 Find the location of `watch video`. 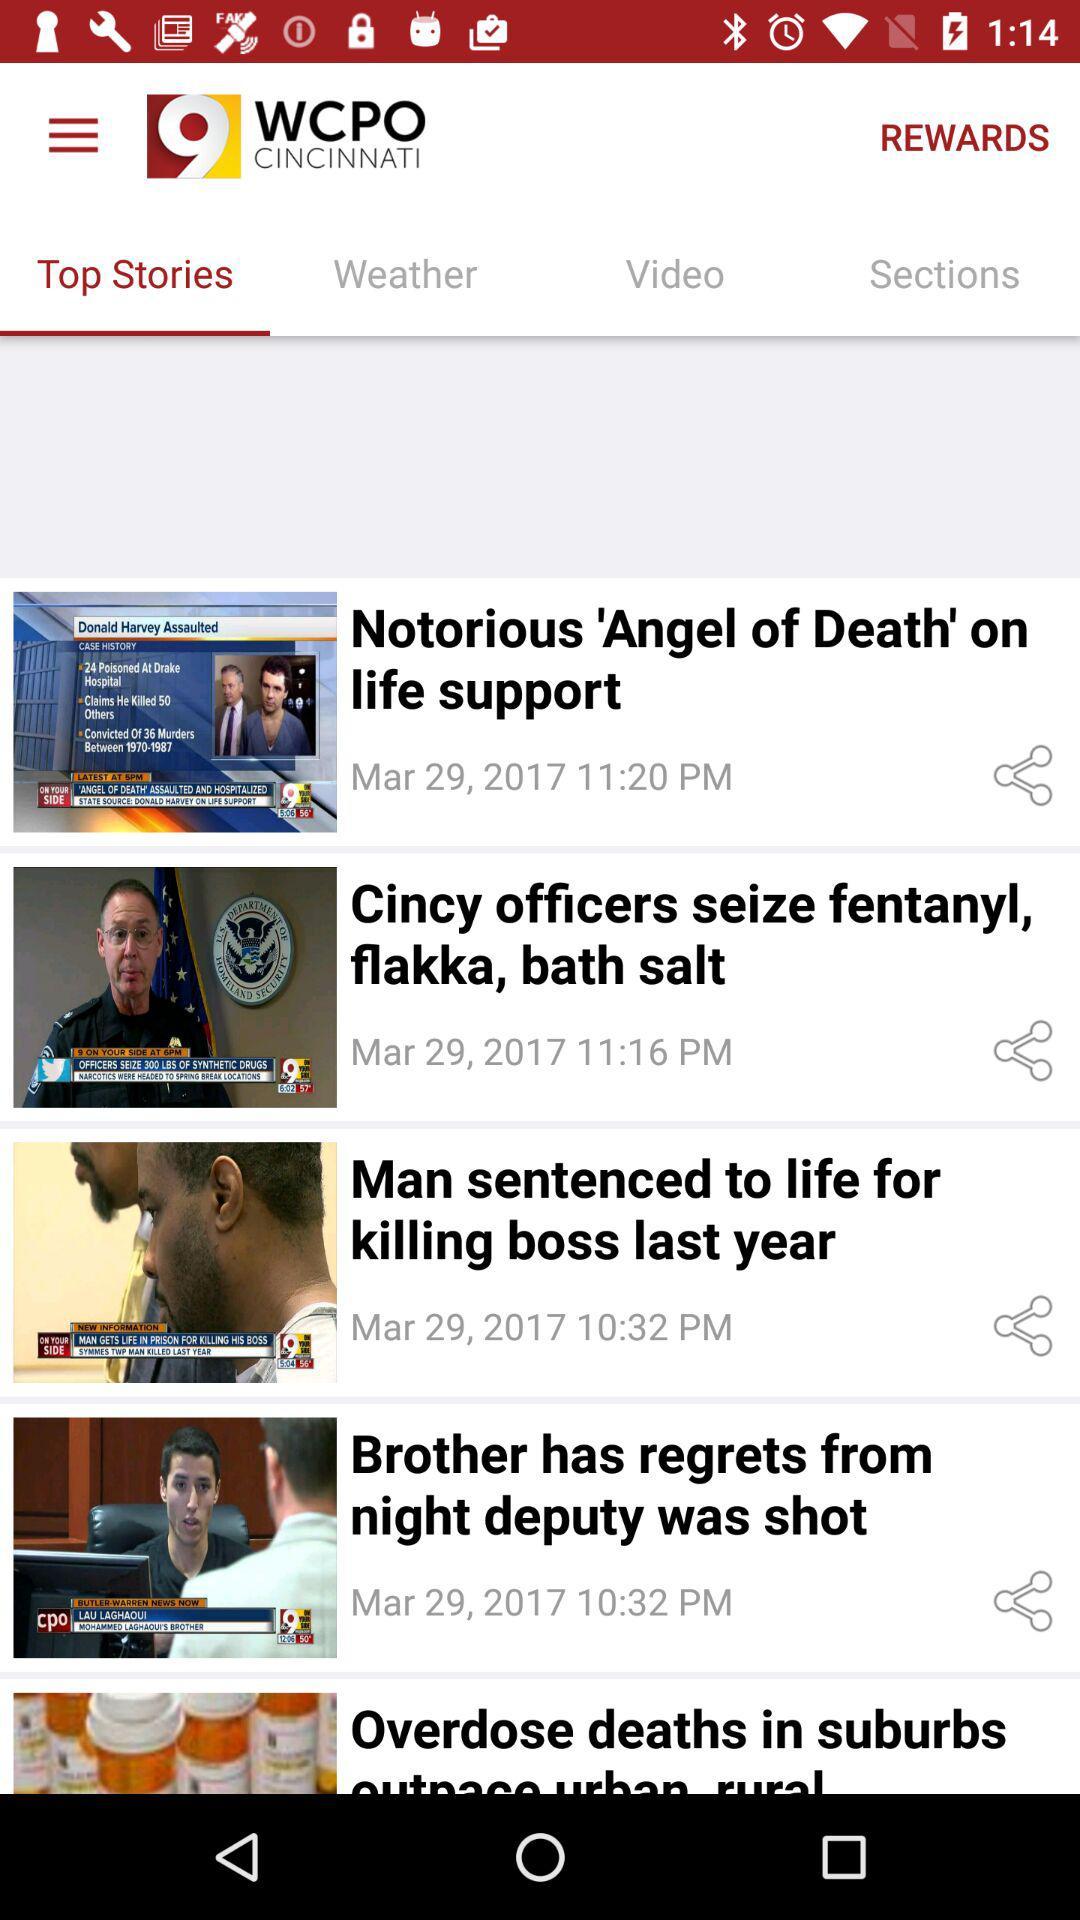

watch video is located at coordinates (174, 987).